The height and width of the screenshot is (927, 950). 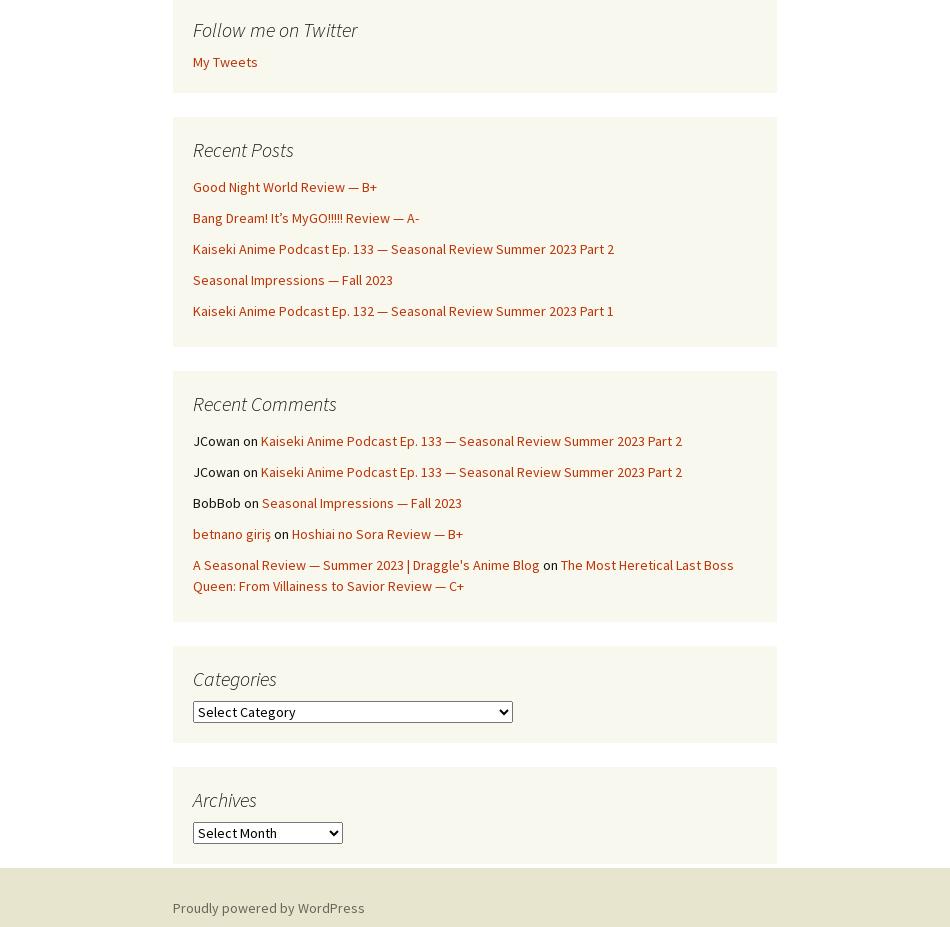 I want to click on 'Recent Posts', so click(x=242, y=148).